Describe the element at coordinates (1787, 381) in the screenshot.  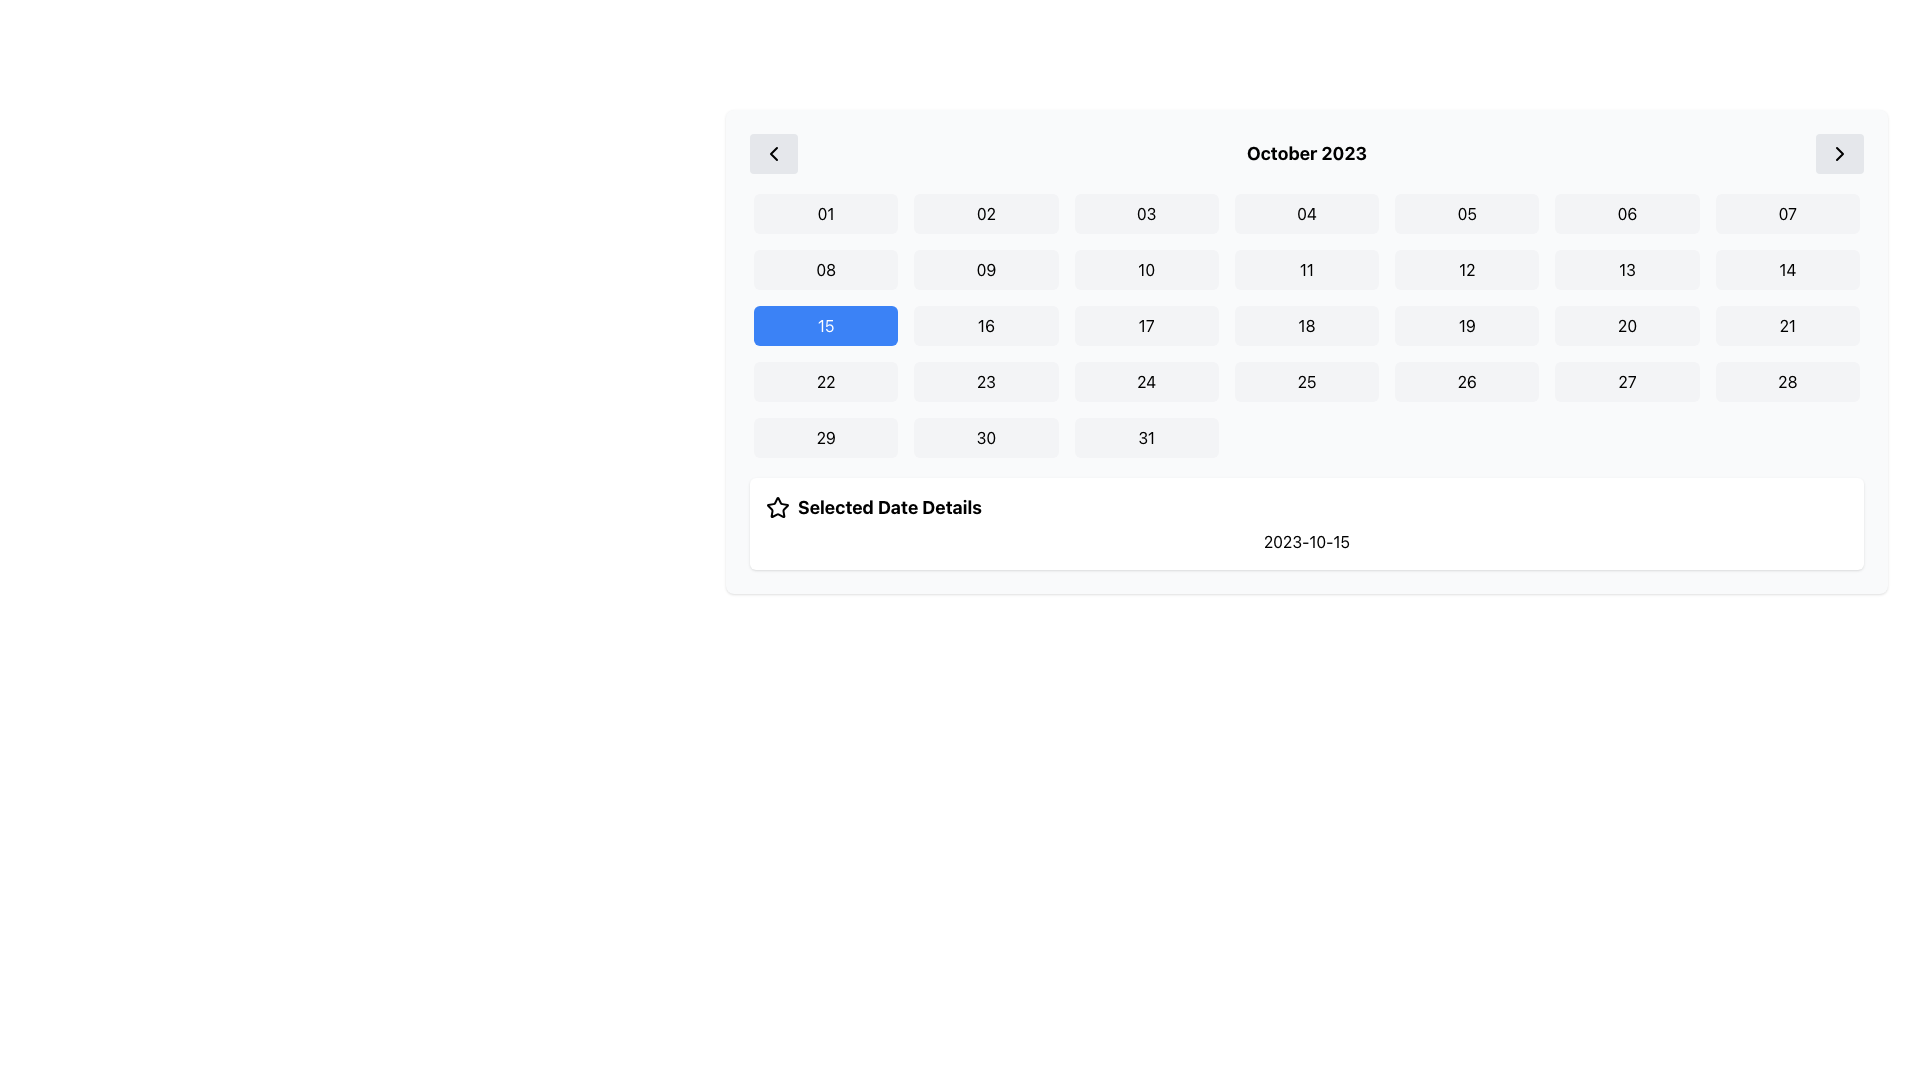
I see `the button labeled '28' with a light gray background and bold black font, located in the last column of the fourth row in the date grid layout` at that location.